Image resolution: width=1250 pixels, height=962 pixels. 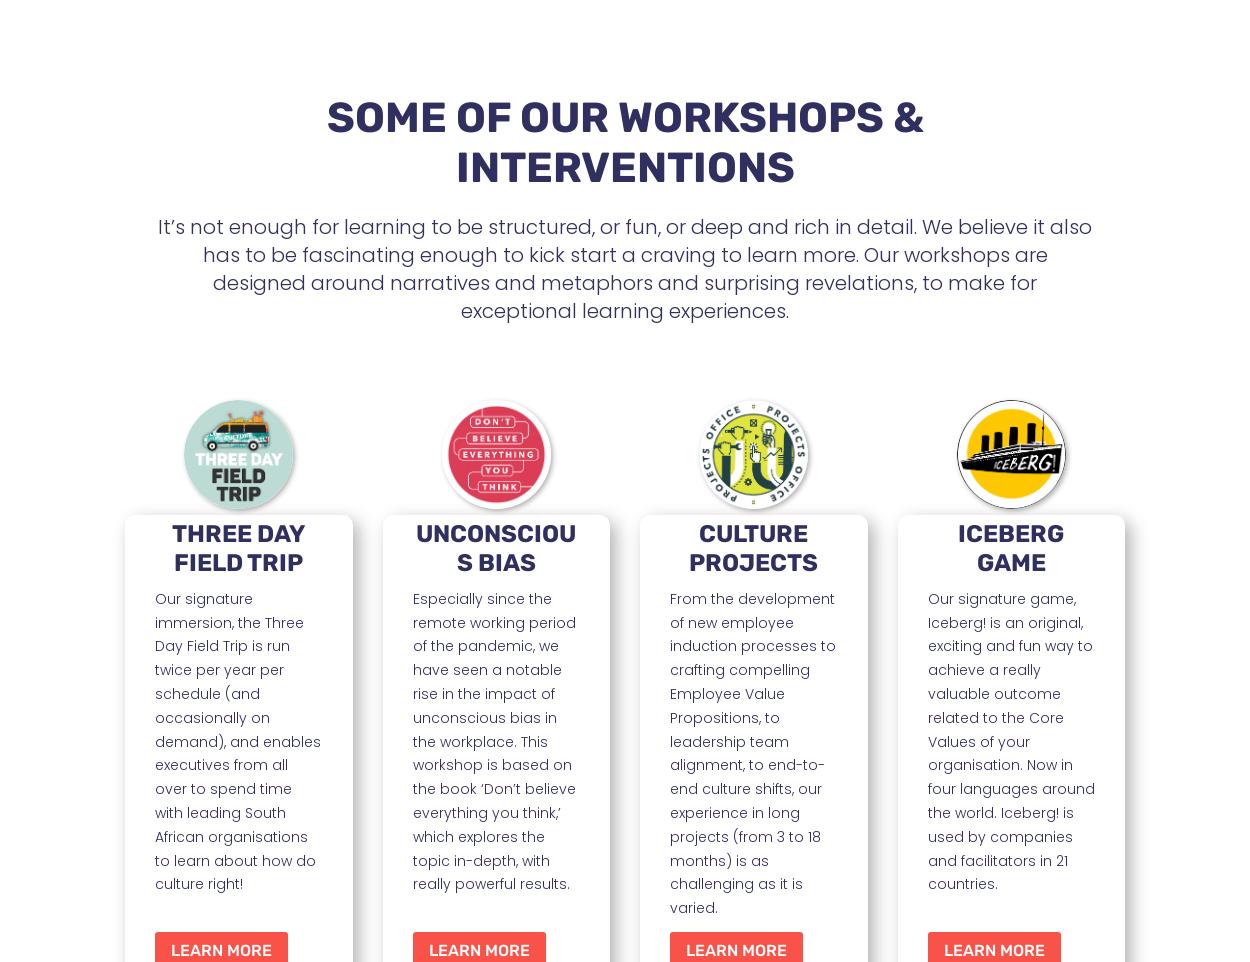 I want to click on 'Our signature game, Iceberg! is an original, exciting and fun way to achieve a really valuable outcome related to the Core Values of your organisation. Now in four languages around the world. Iceberg! is used by companies and facilitators in 21 countries.', so click(x=1010, y=741).